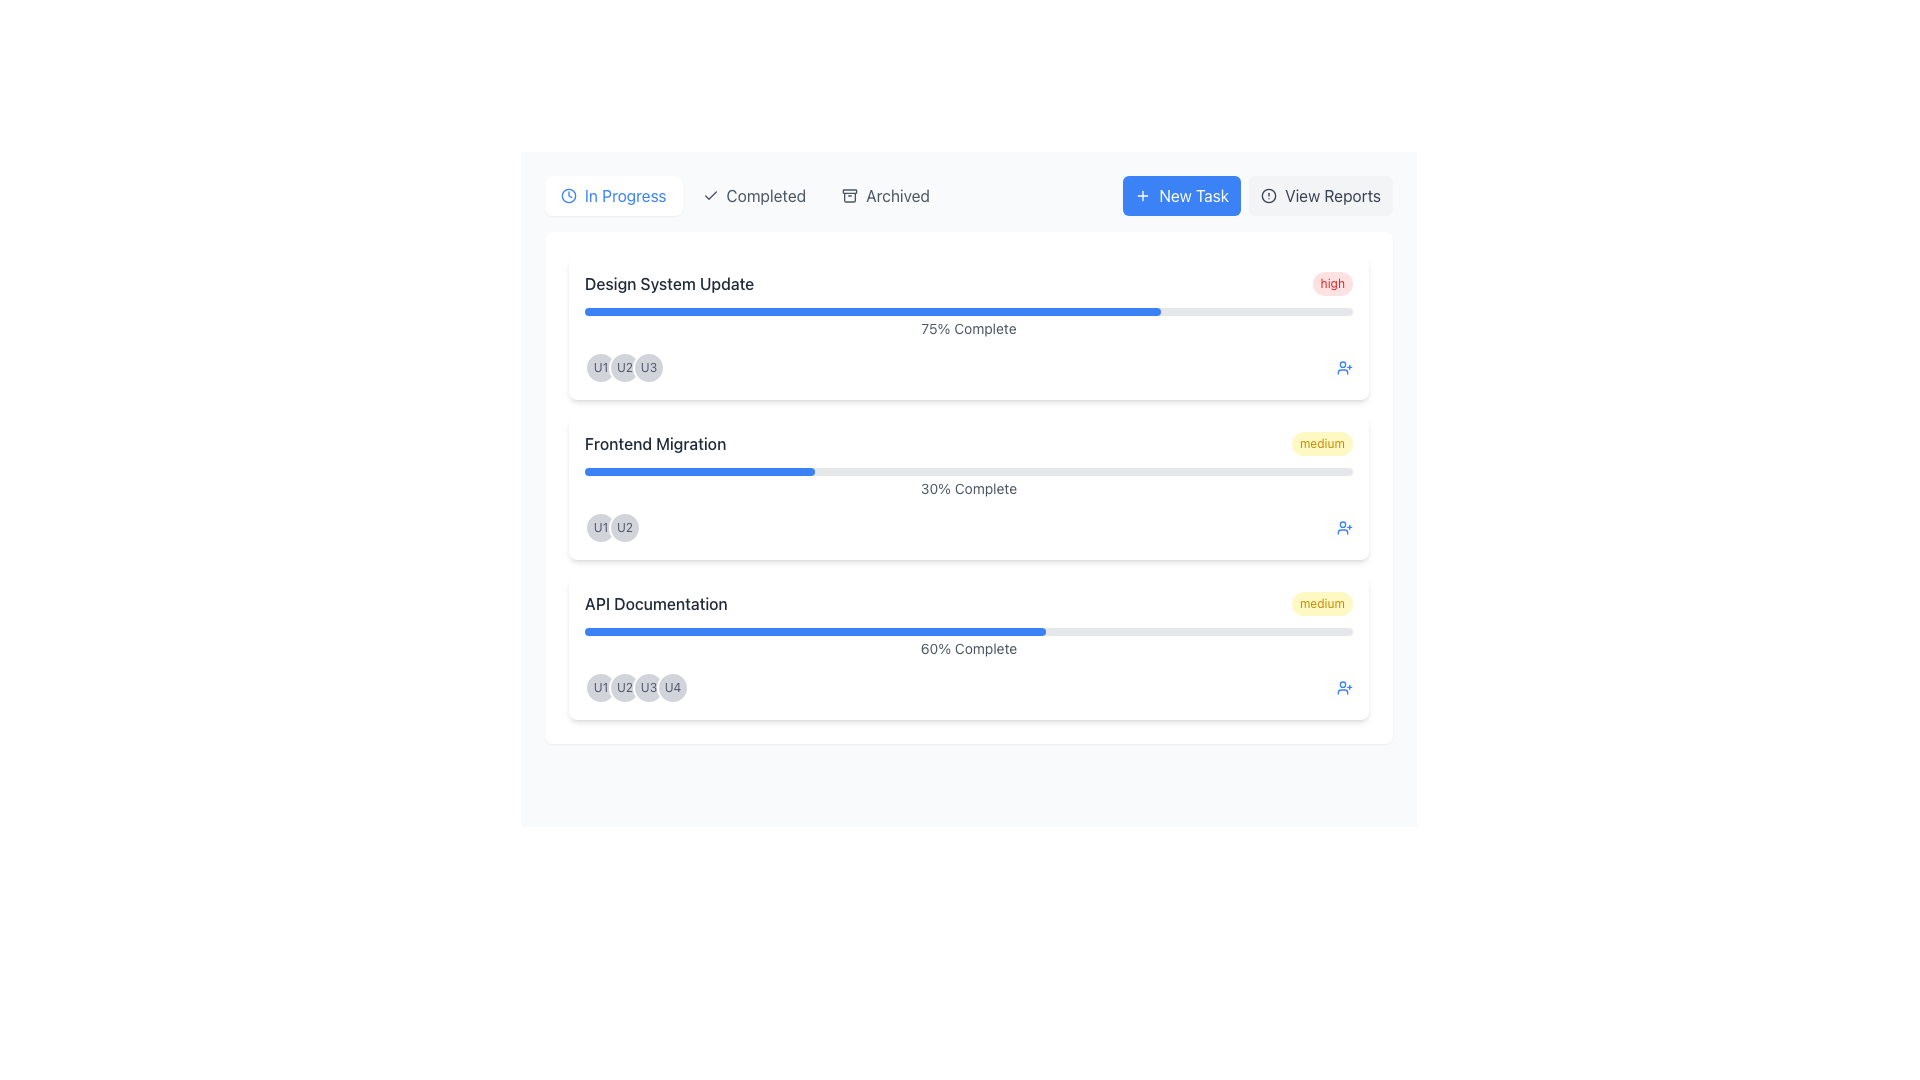  I want to click on the progress indicator displaying '30% Complete', so click(969, 483).